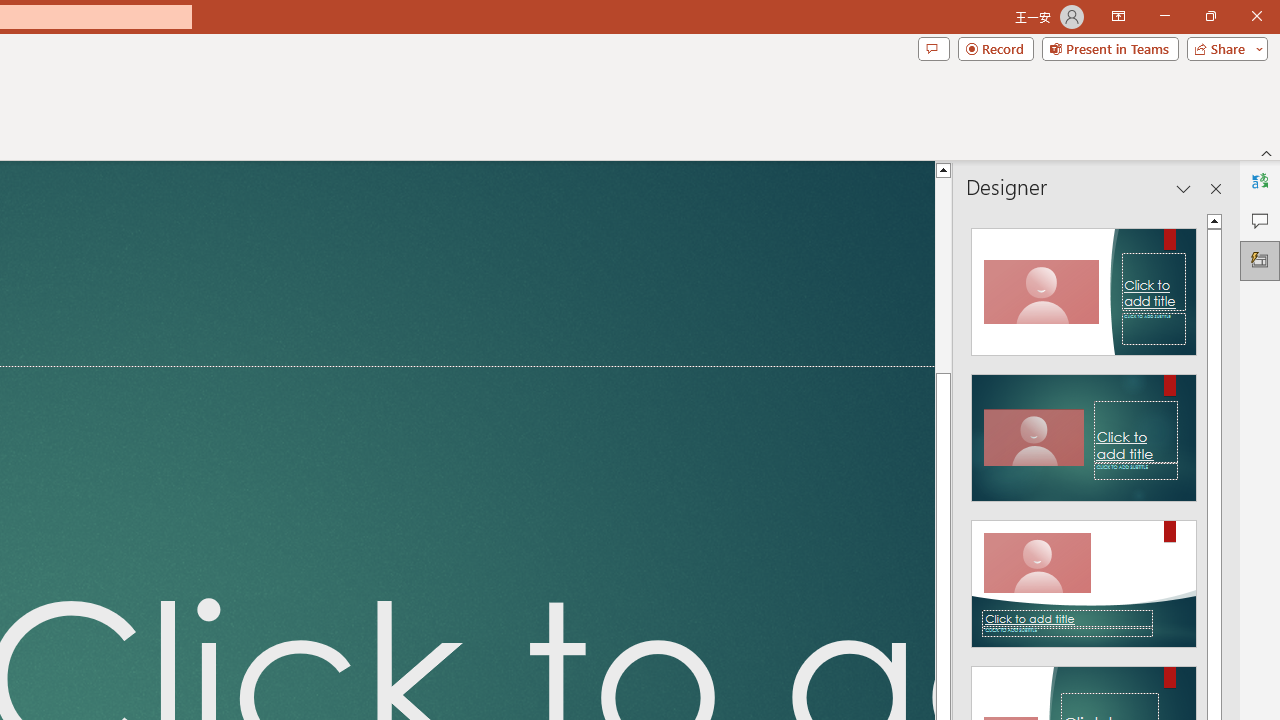 The height and width of the screenshot is (720, 1280). What do you see at coordinates (1083, 577) in the screenshot?
I see `'Design Idea'` at bounding box center [1083, 577].